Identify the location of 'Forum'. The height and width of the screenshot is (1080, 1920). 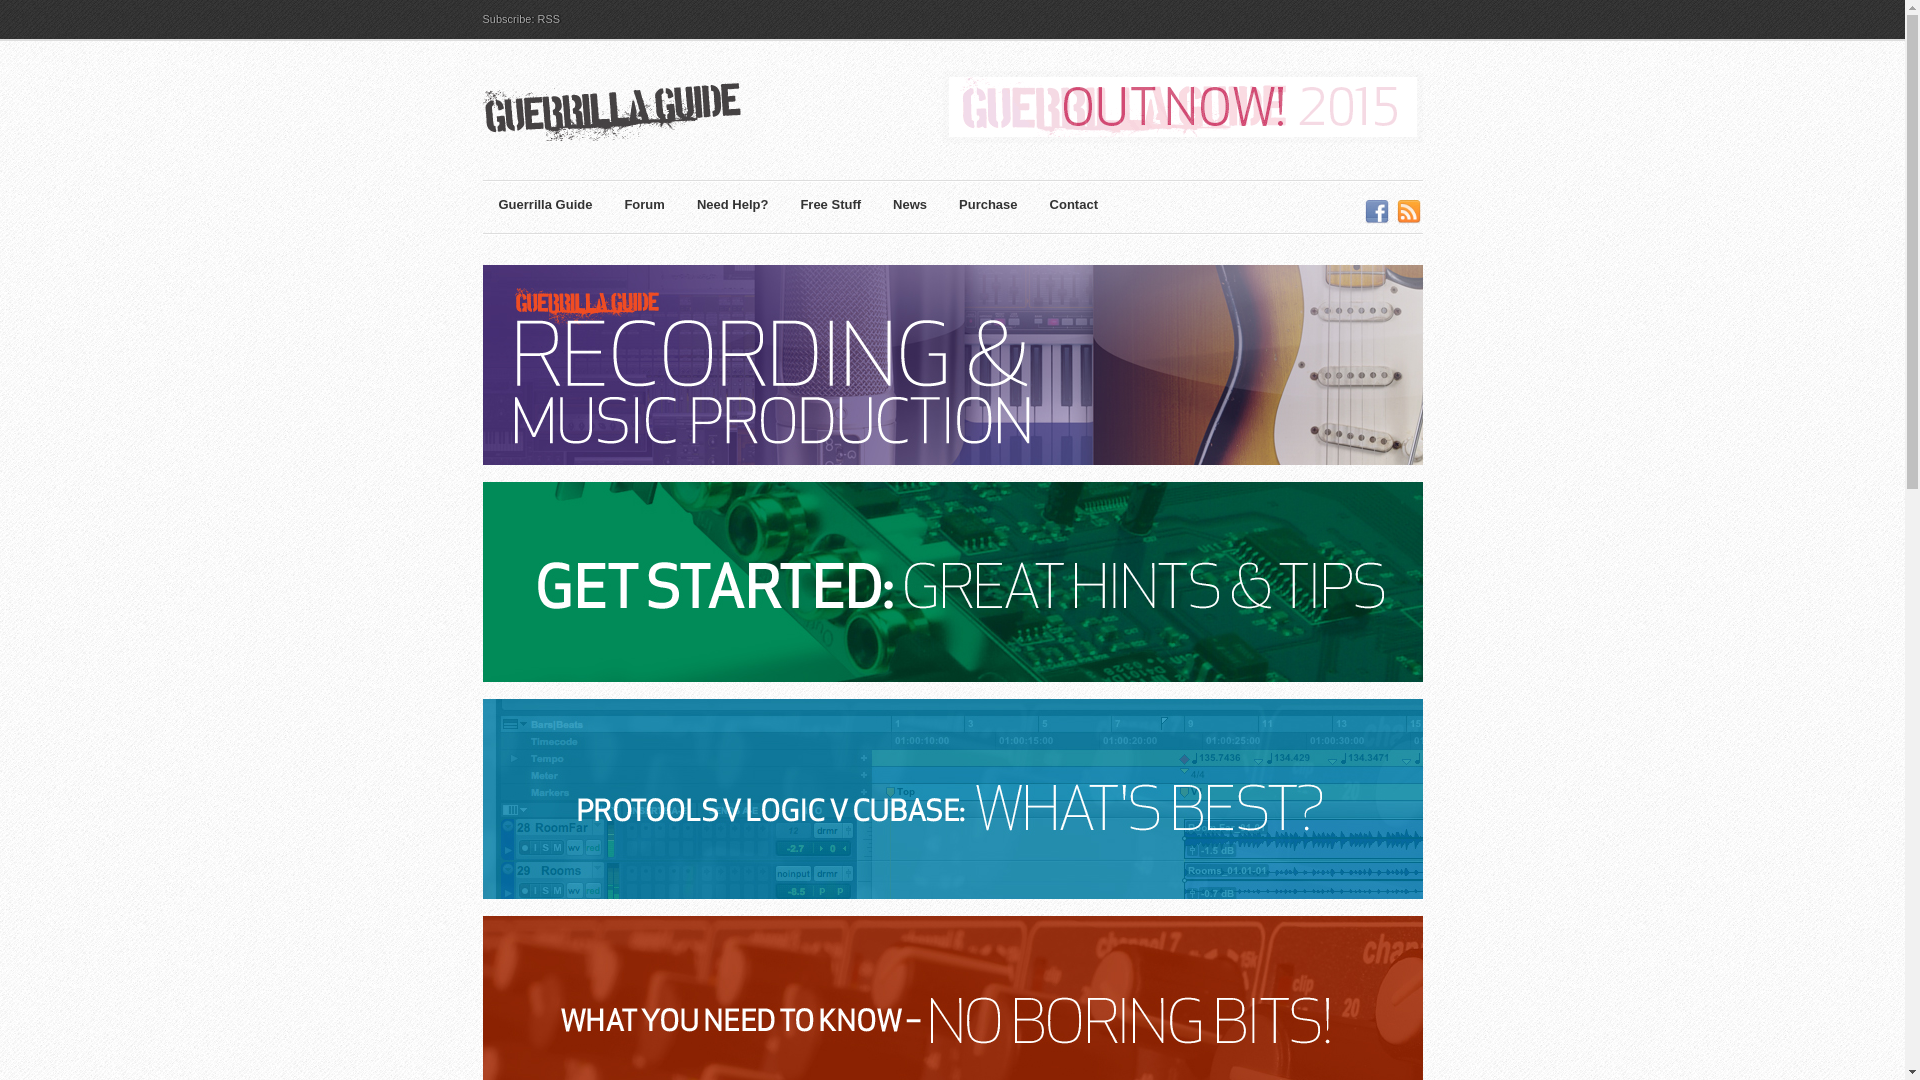
(643, 207).